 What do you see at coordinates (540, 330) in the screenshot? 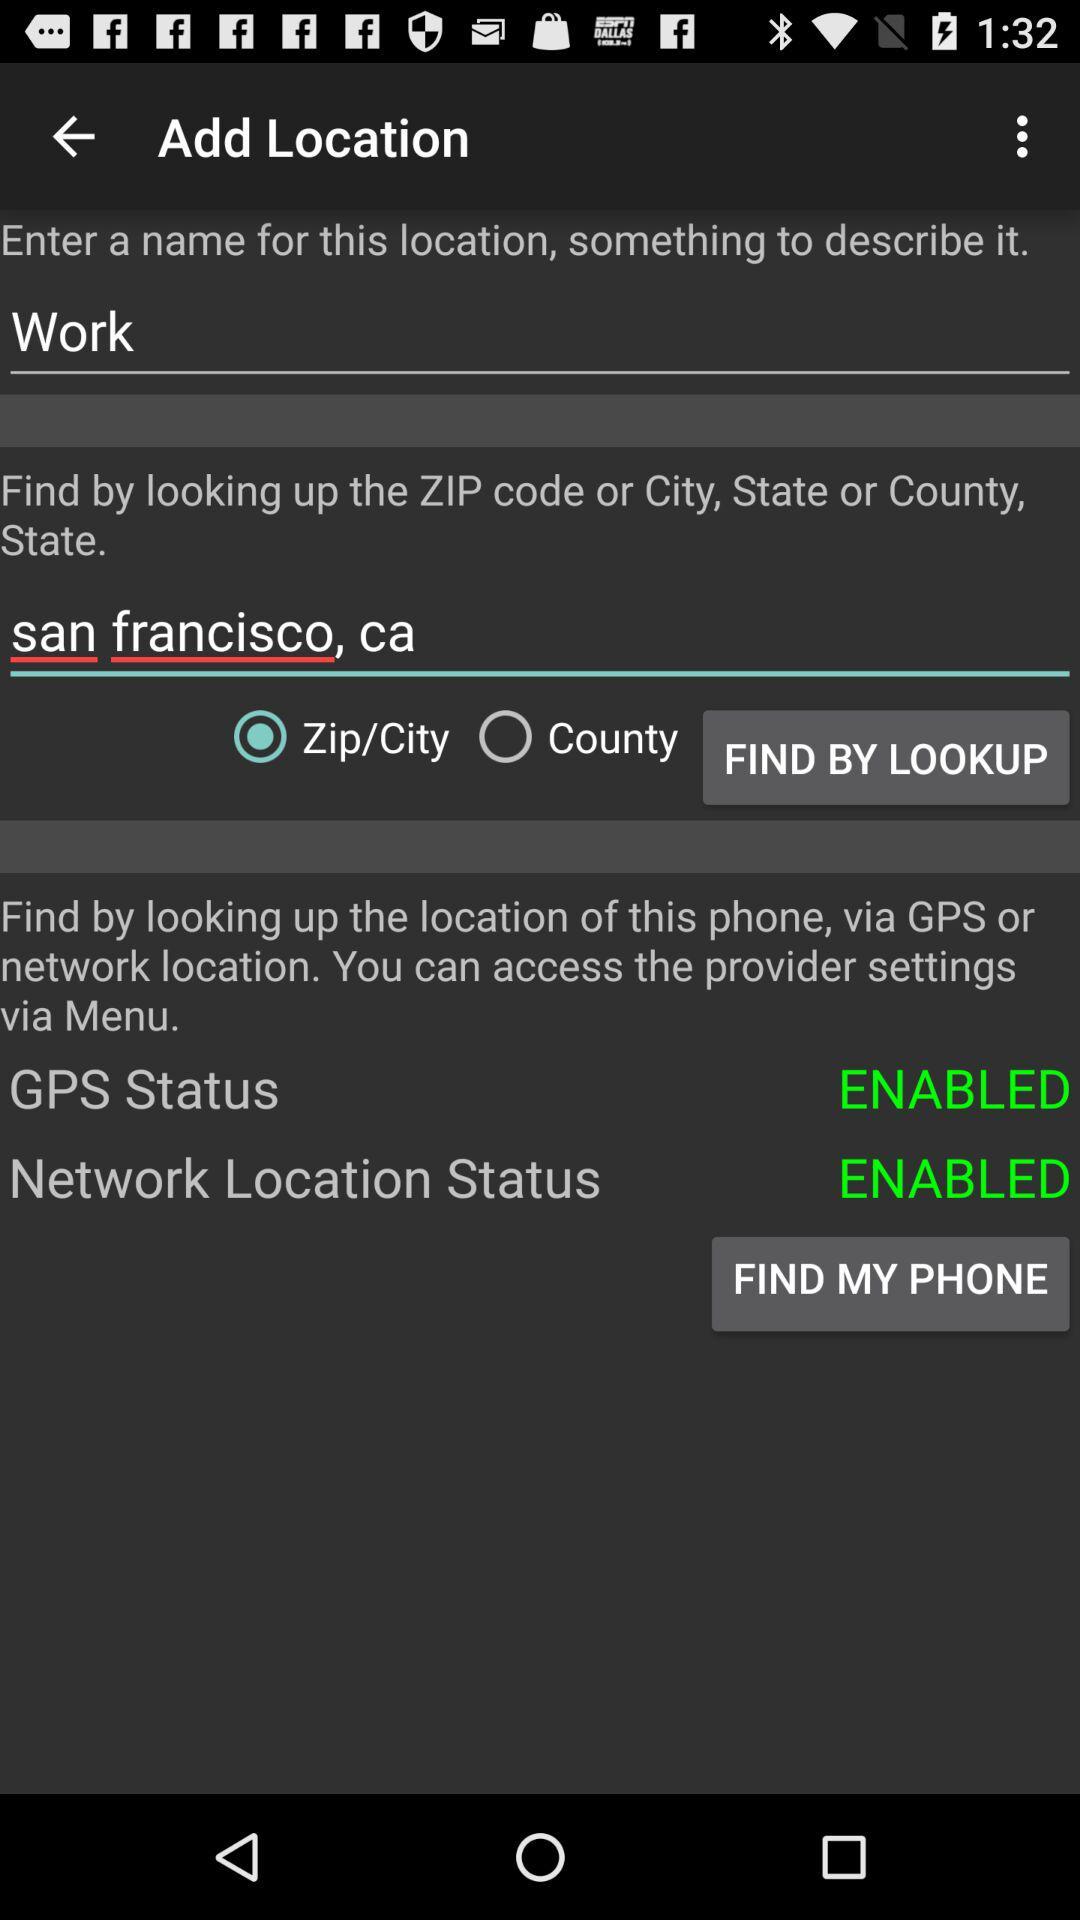
I see `the work icon` at bounding box center [540, 330].